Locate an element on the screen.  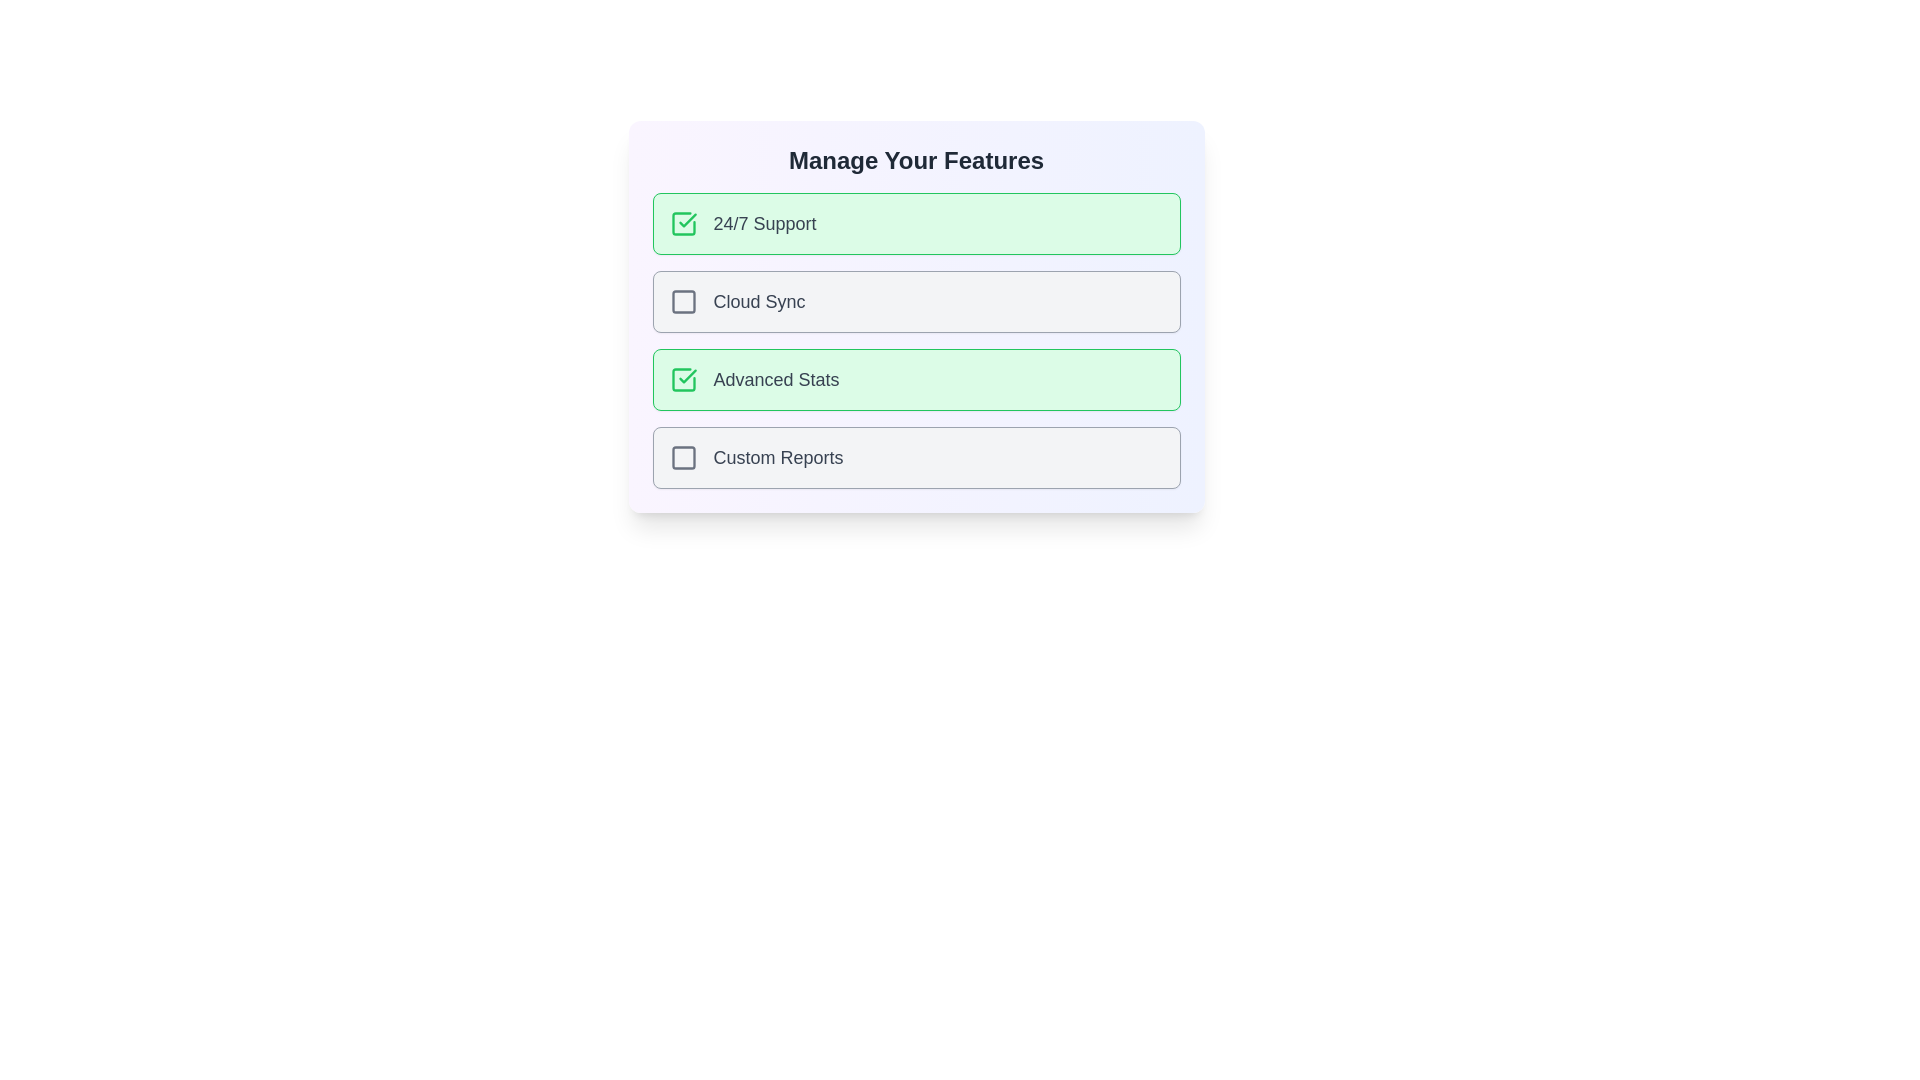
the 'Advanced Stats' text label, which is styled with a medium font size and gray color, located next to a green checkmark in the 'Manage Your Features' section is located at coordinates (775, 380).